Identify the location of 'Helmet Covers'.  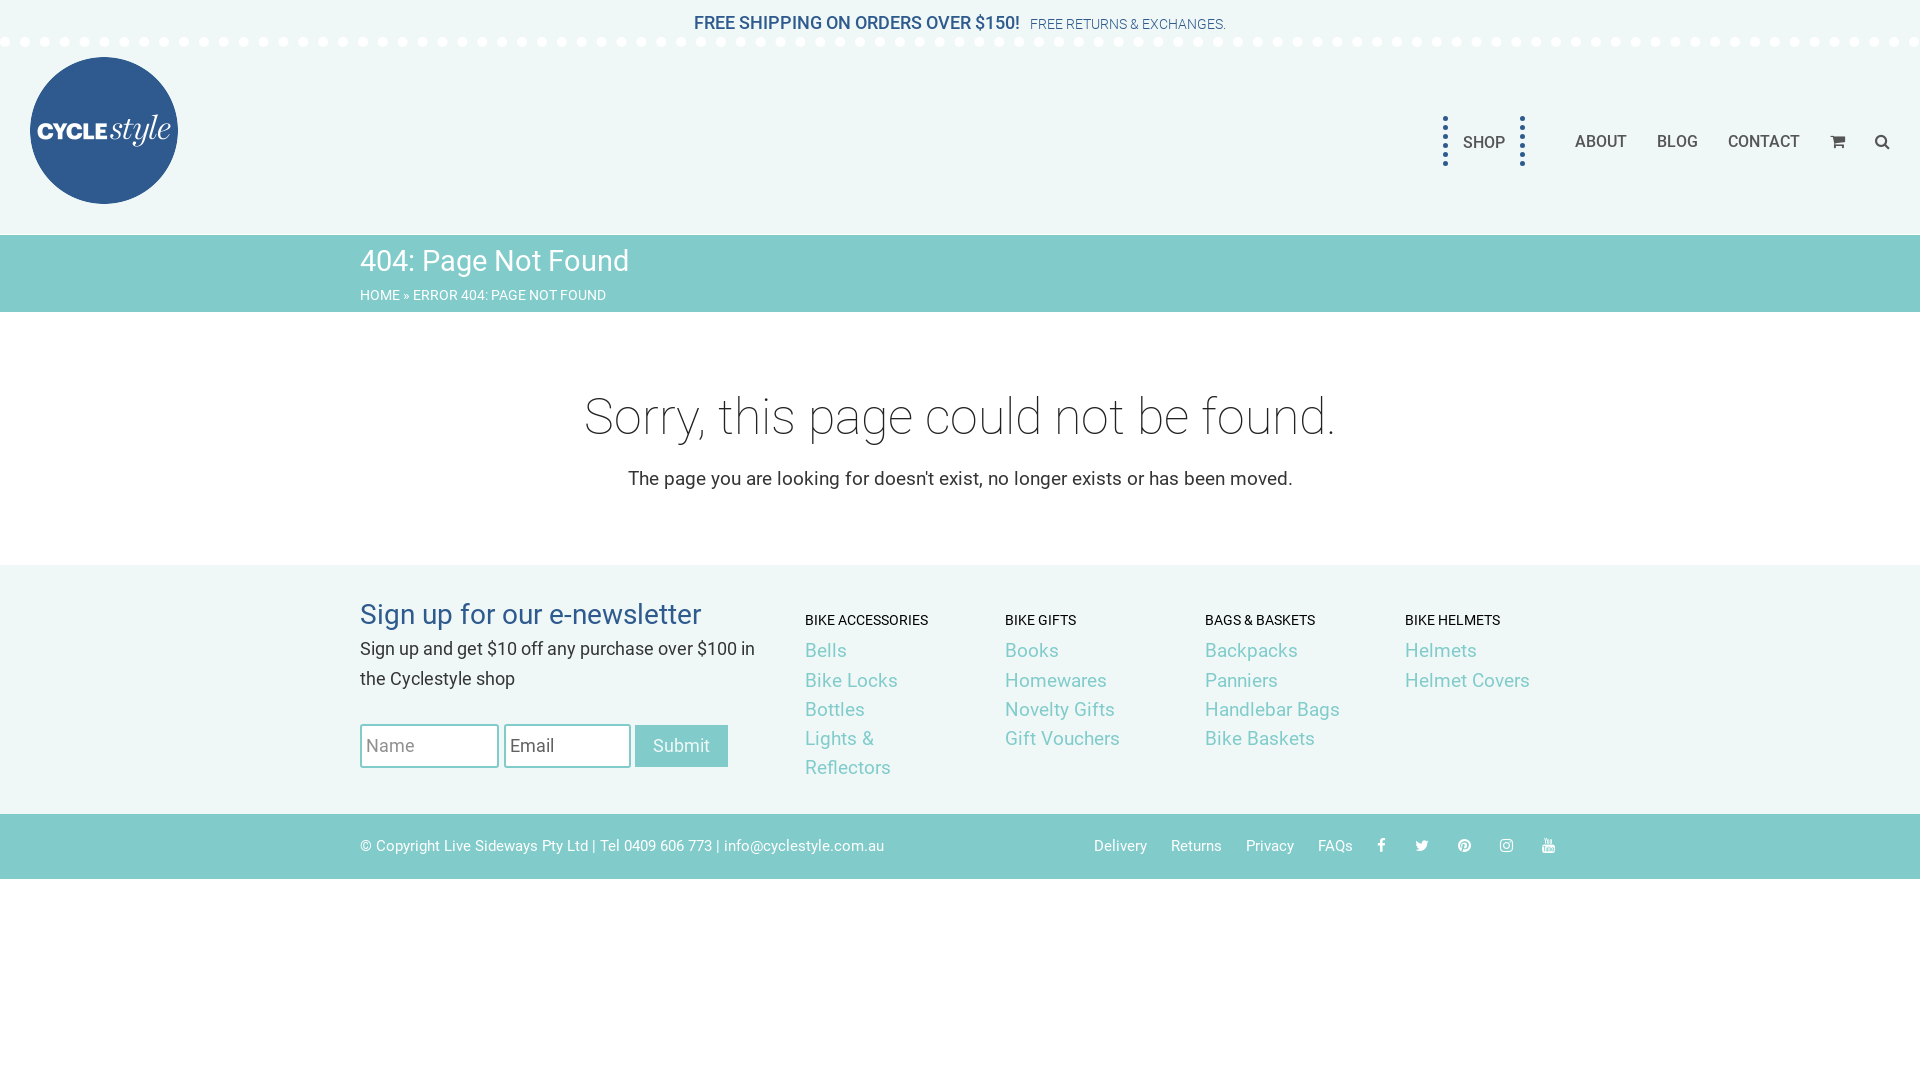
(1467, 679).